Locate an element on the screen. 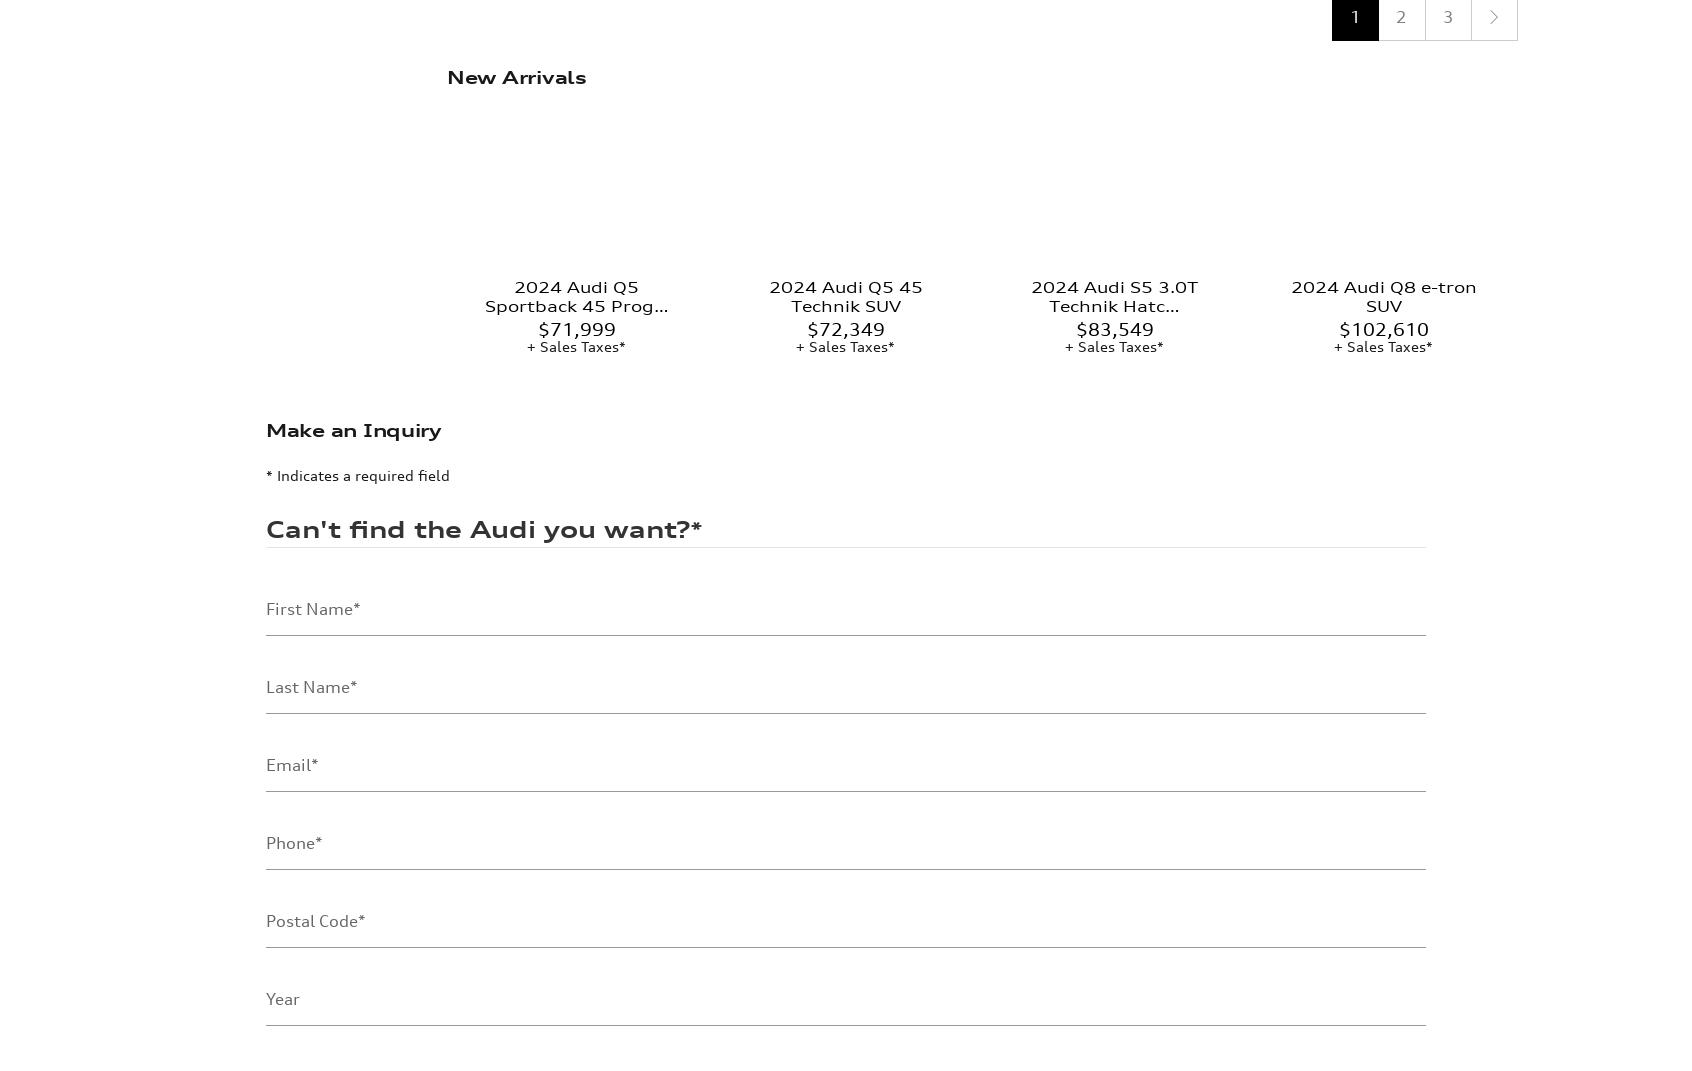 This screenshot has height=1071, width=1692. 'Phone' is located at coordinates (289, 681).